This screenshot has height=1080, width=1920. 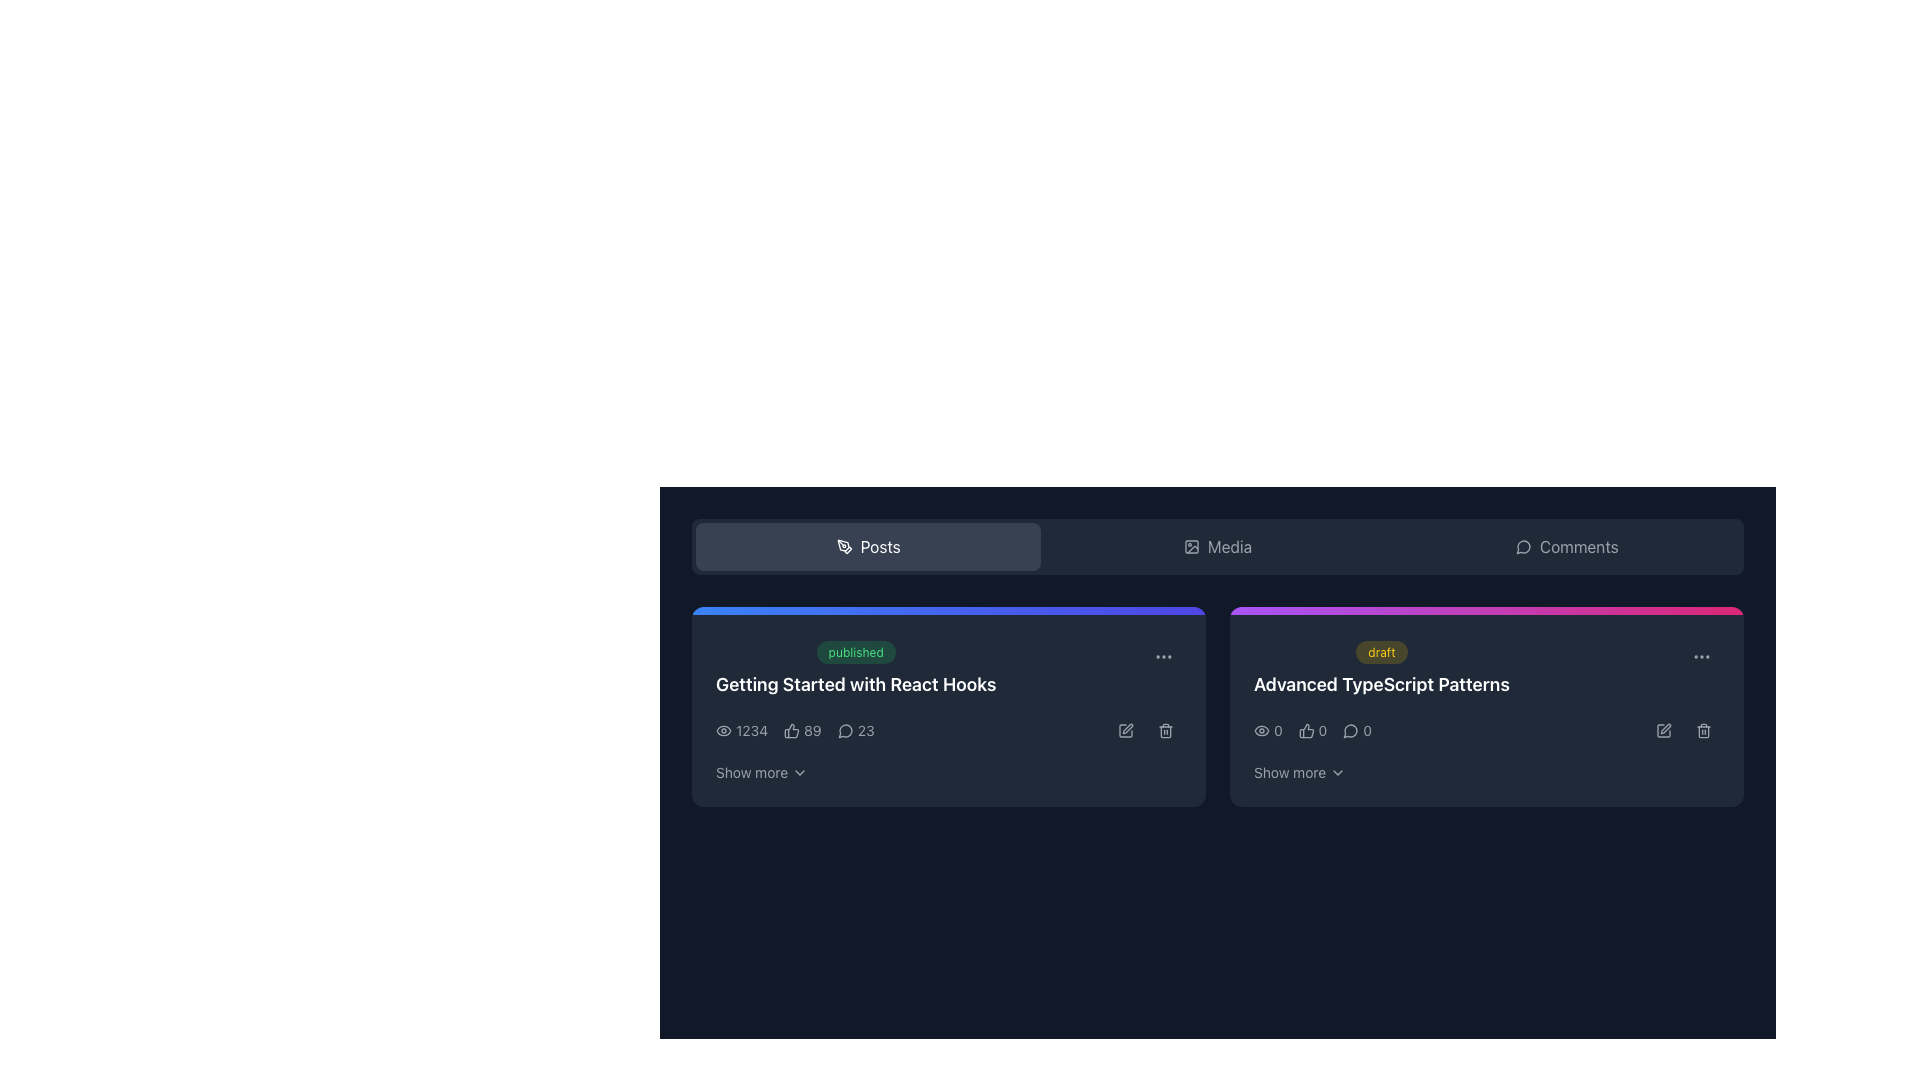 I want to click on the text block displaying the title 'Advanced TypeScript Patterns' and the status label 'draft' located in the second column of the dashboard, so click(x=1381, y=668).